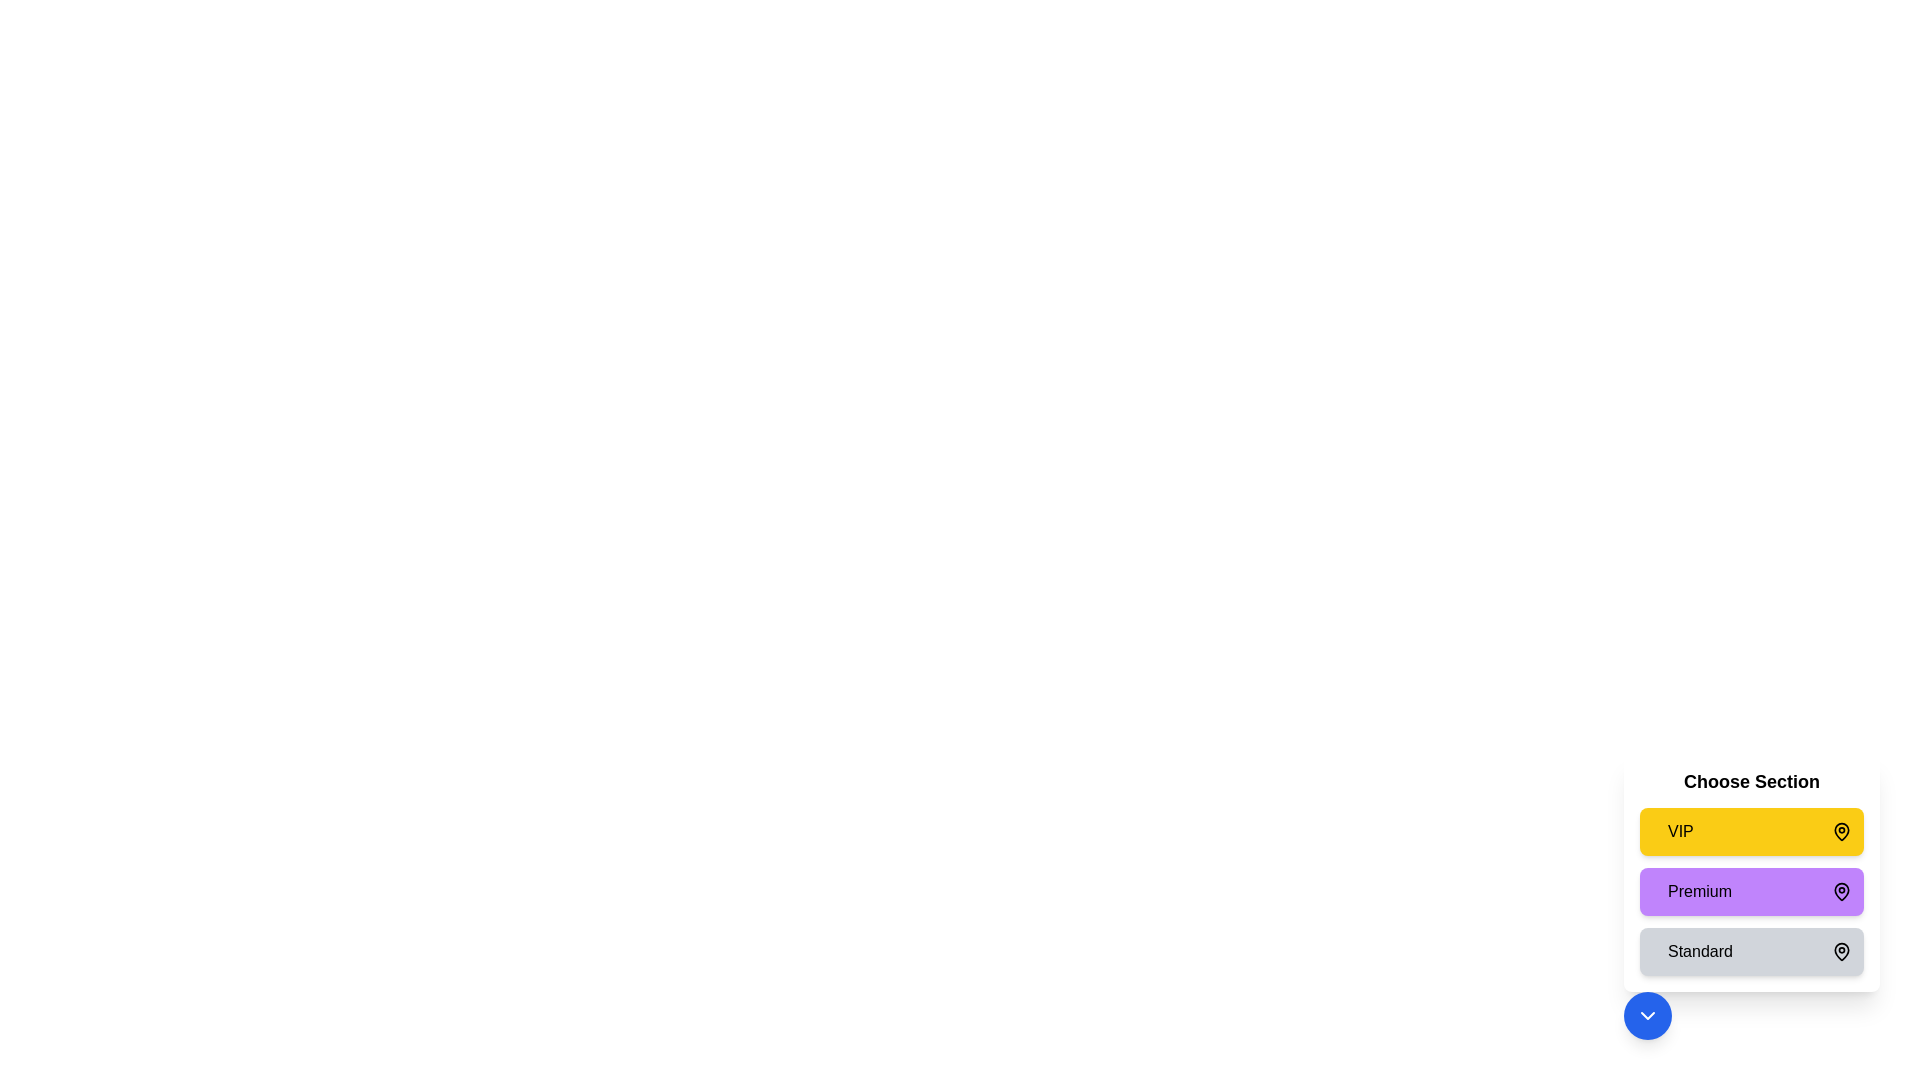 This screenshot has width=1920, height=1080. I want to click on button with the chevron icon to toggle the menu visibility, so click(1647, 1015).